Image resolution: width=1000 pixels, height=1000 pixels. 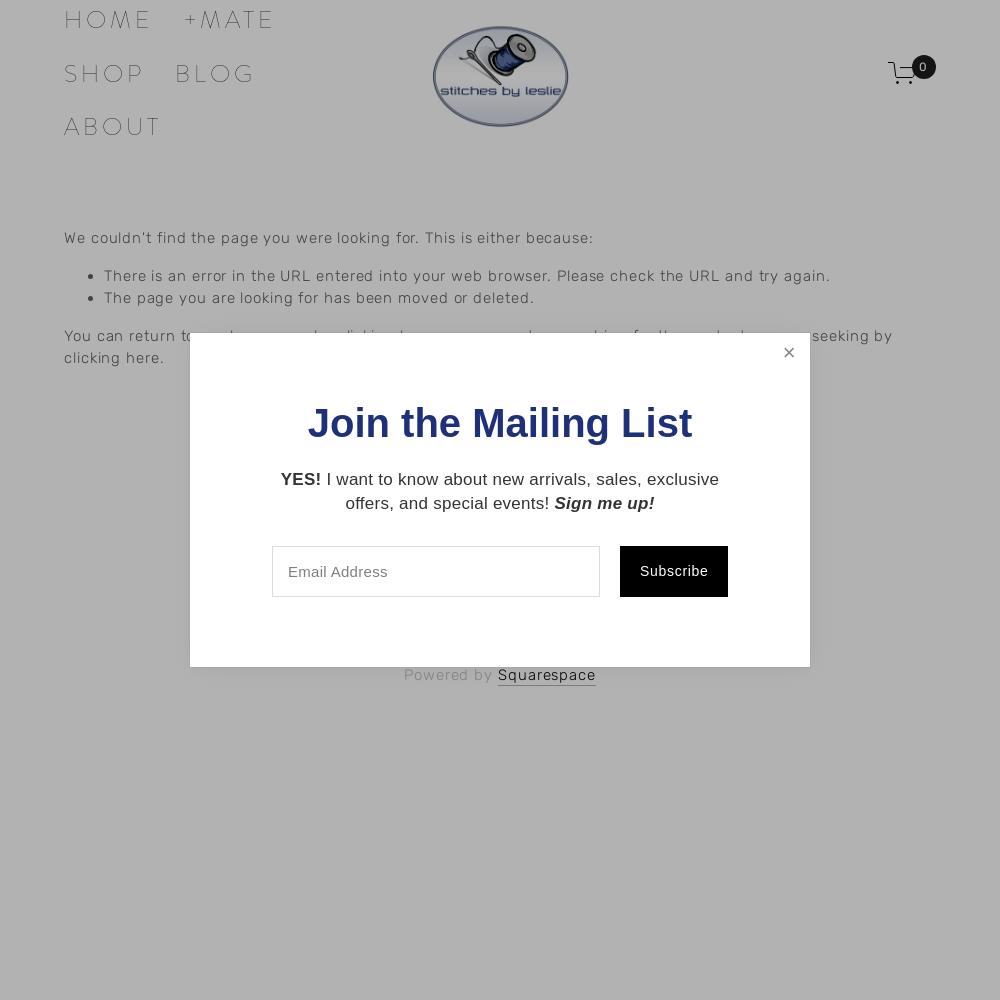 What do you see at coordinates (466, 275) in the screenshot?
I see `'There is an error in the URL entered into your web browser. Please check the URL and try again.'` at bounding box center [466, 275].